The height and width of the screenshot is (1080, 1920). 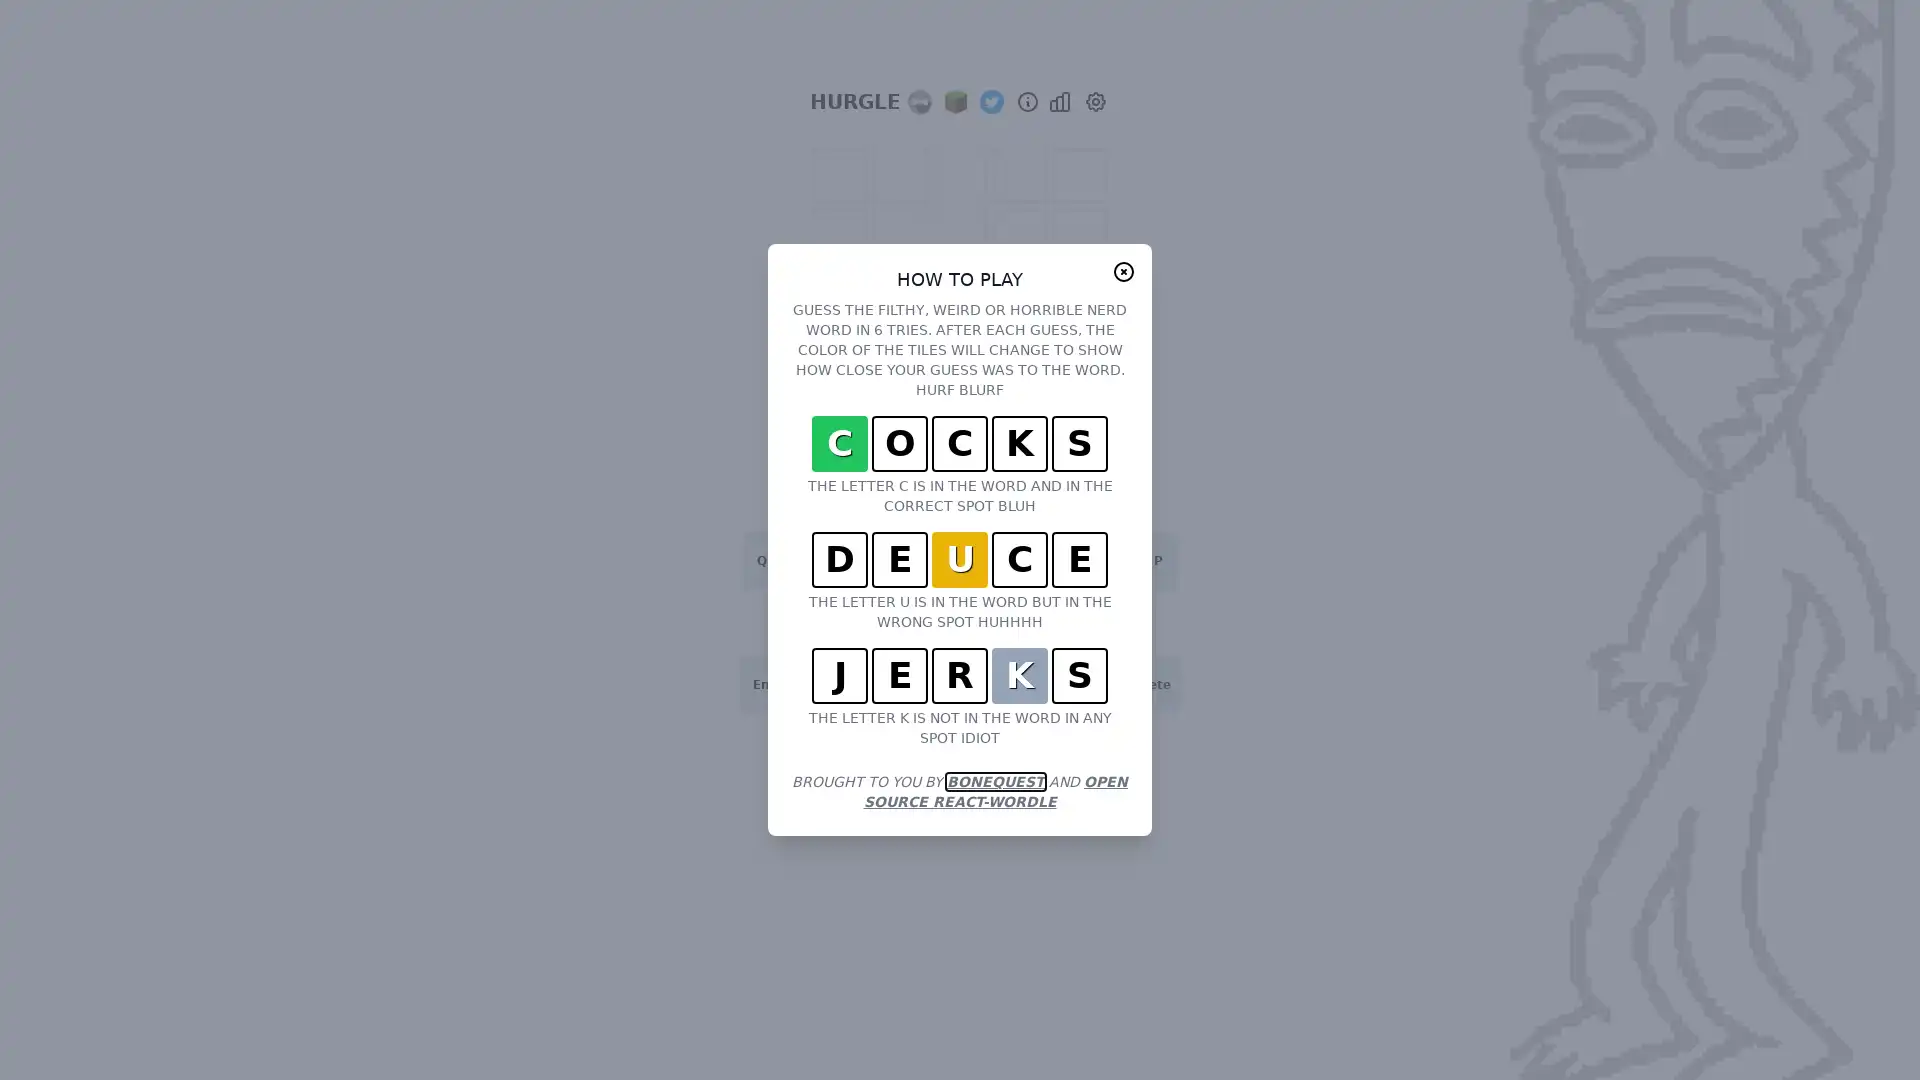 What do you see at coordinates (960, 684) in the screenshot?
I see `V` at bounding box center [960, 684].